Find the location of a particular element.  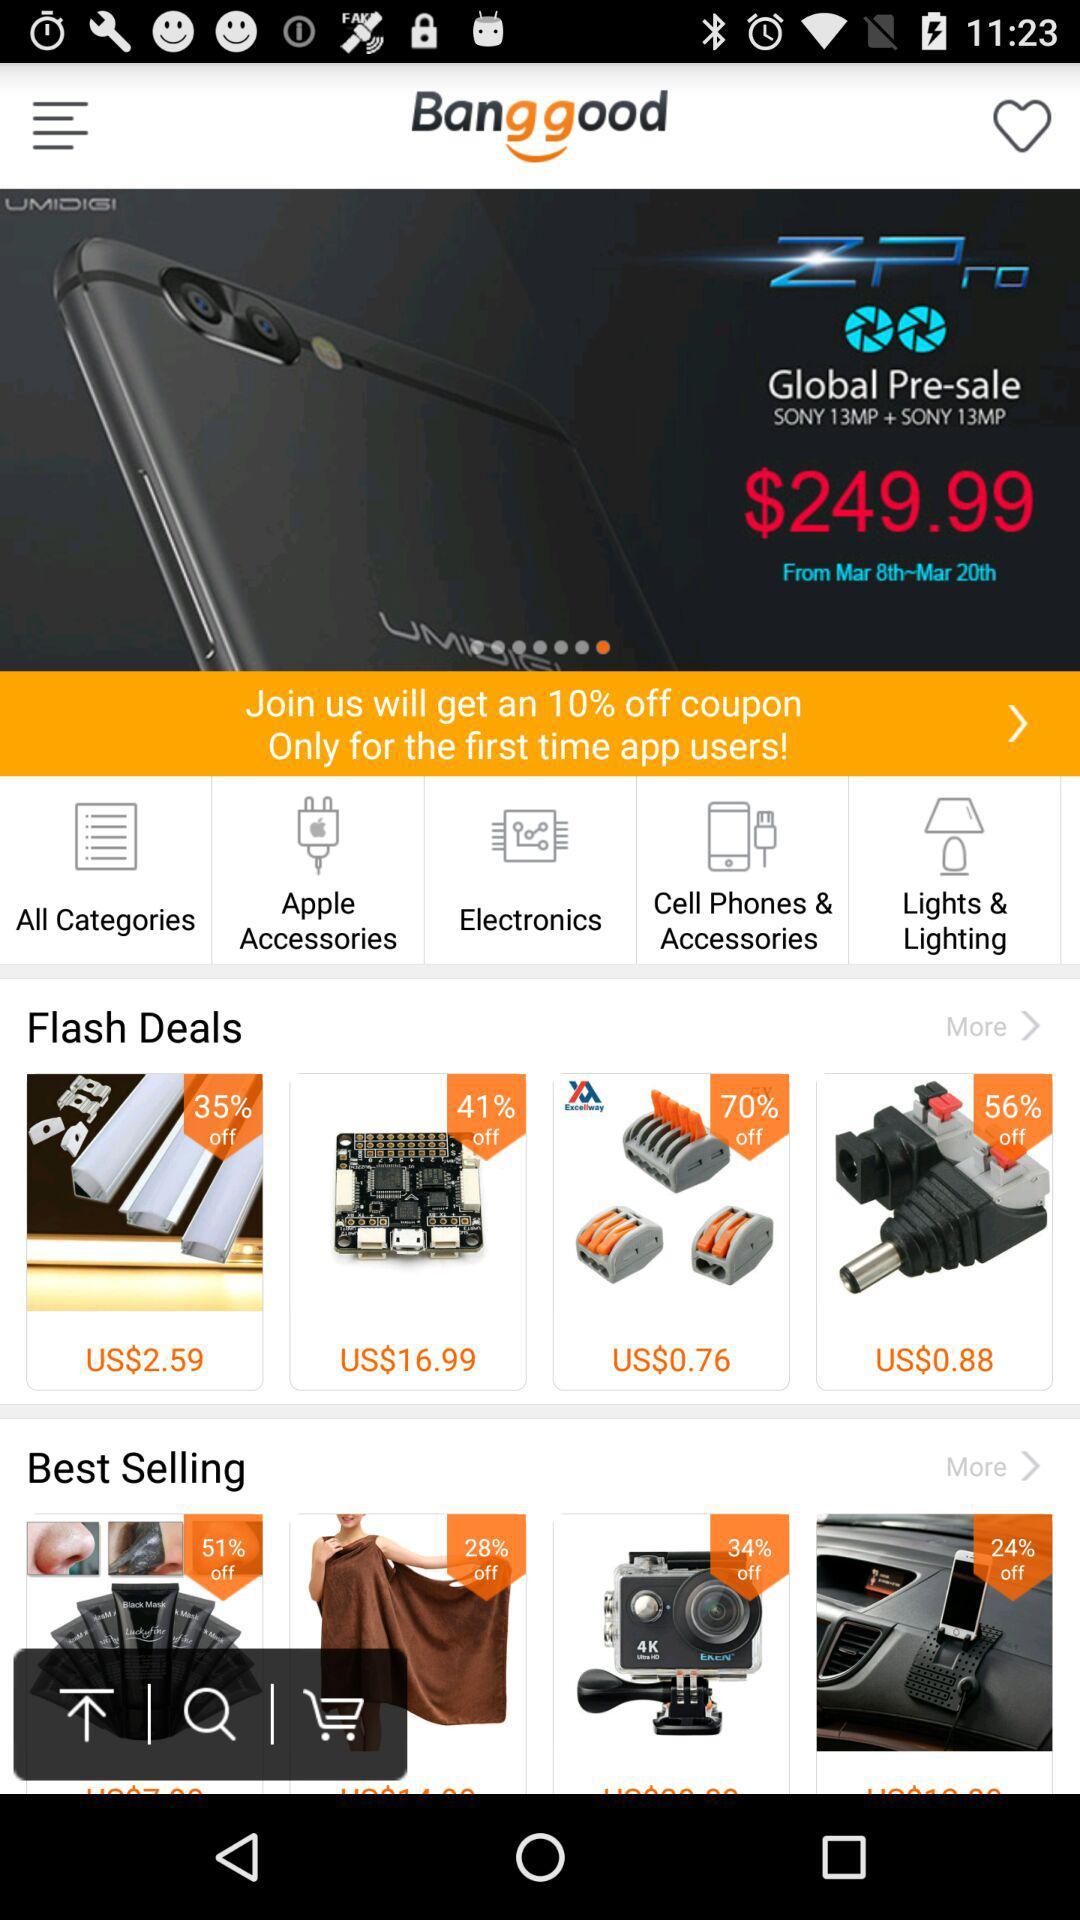

display menu is located at coordinates (59, 124).